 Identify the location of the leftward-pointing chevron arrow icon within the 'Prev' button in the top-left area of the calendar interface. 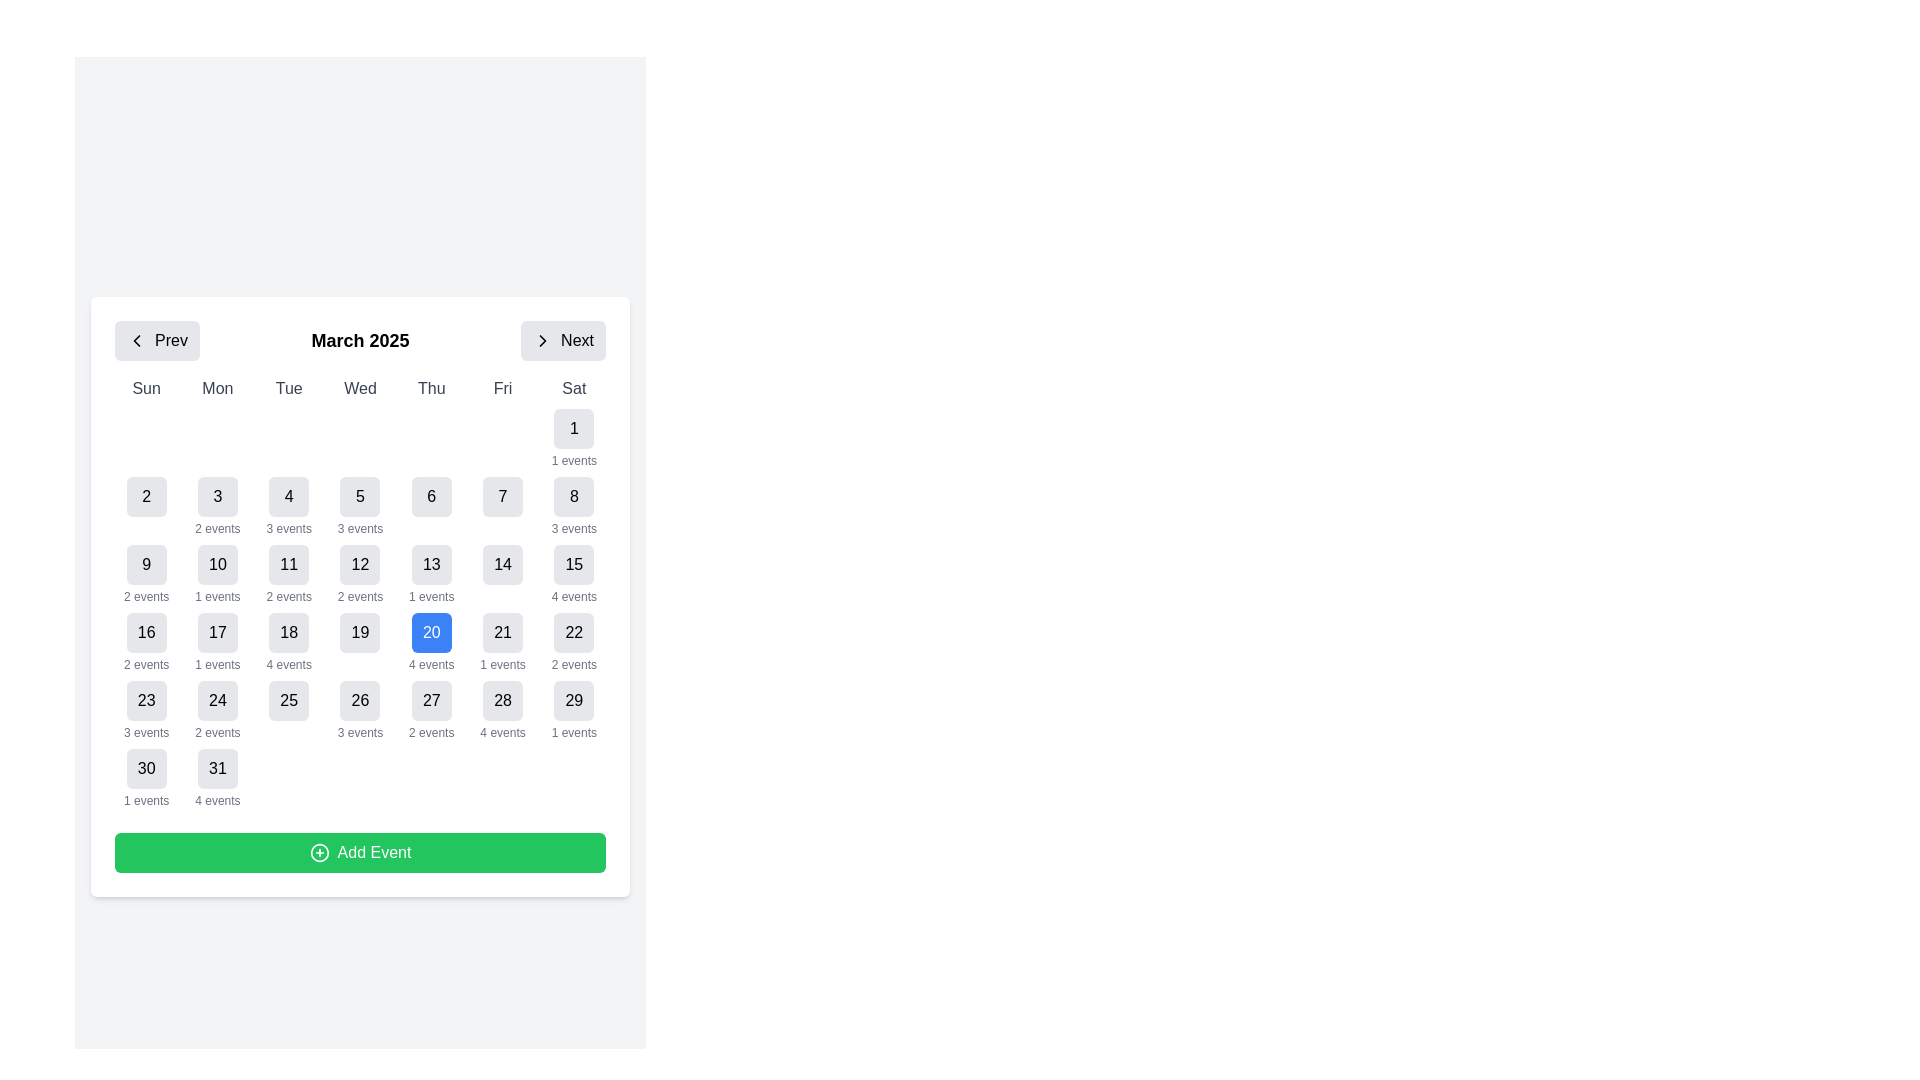
(136, 339).